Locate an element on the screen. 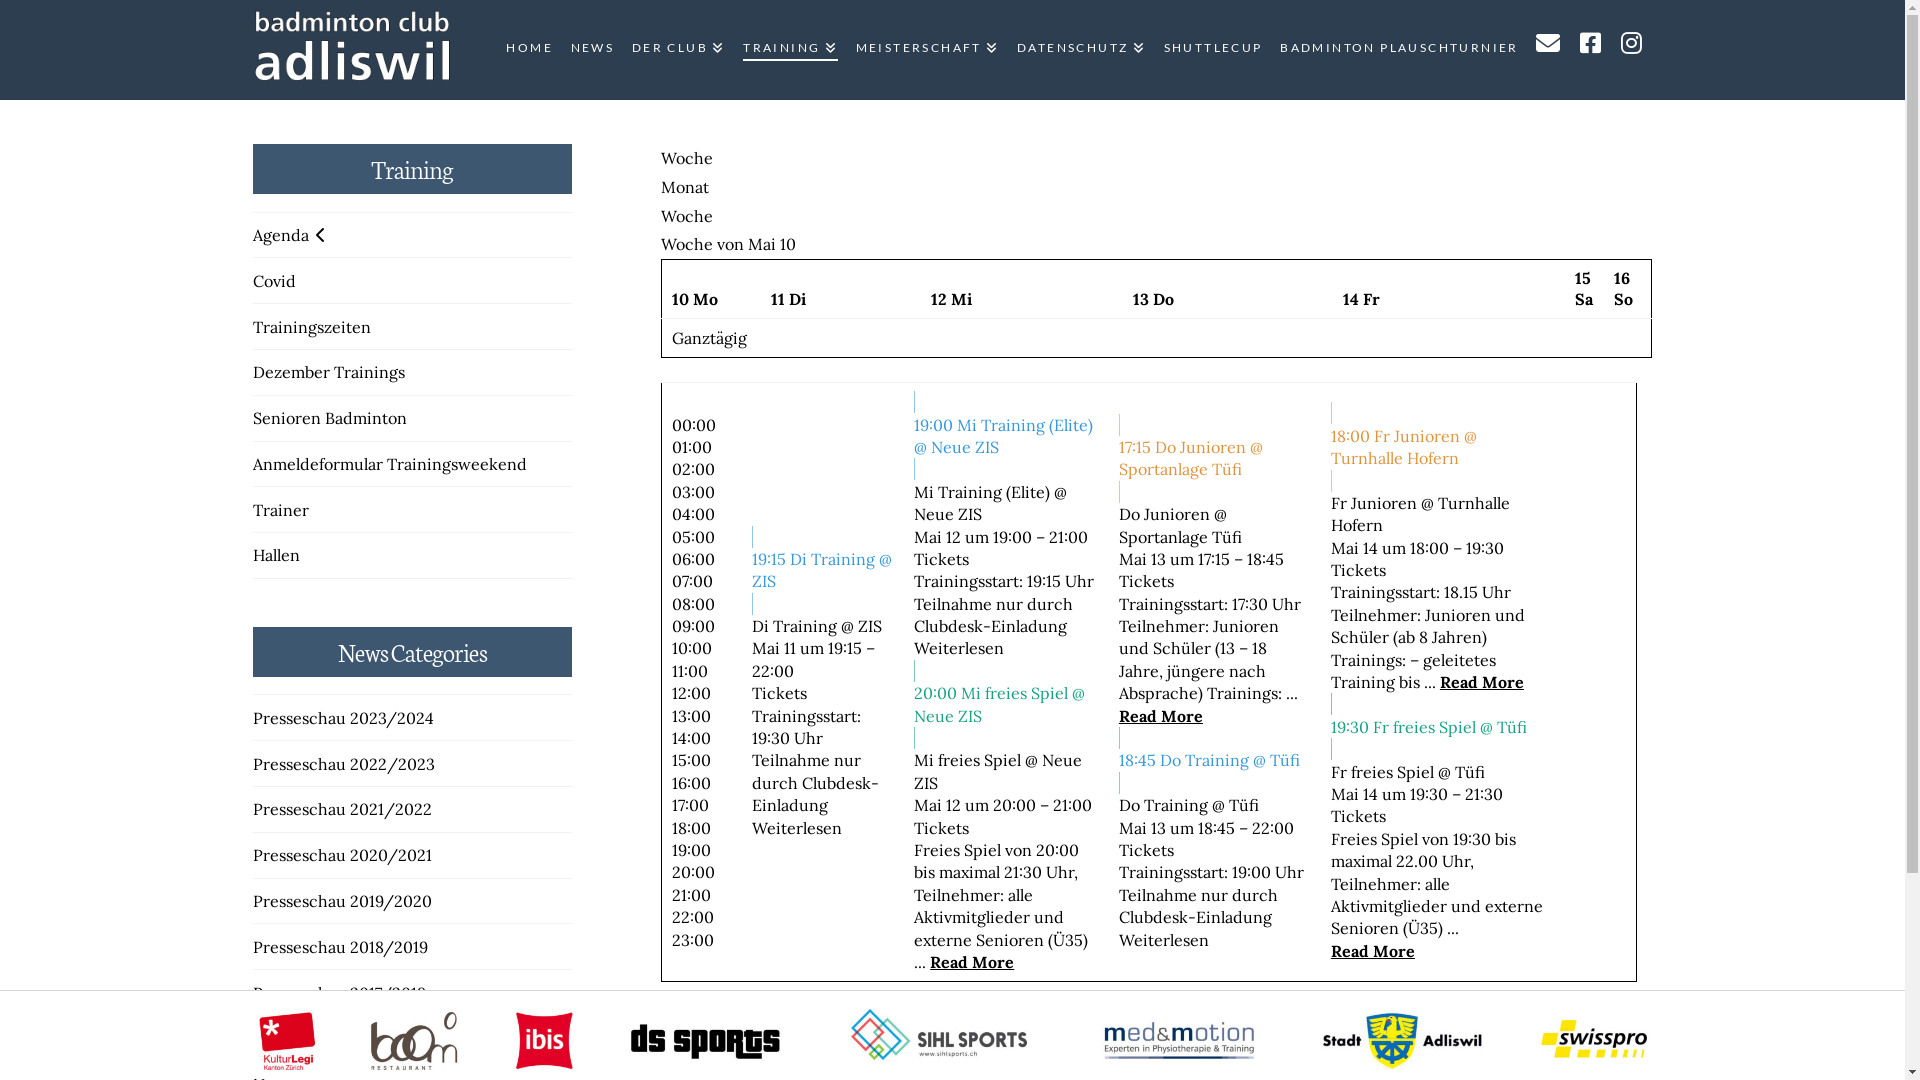 The width and height of the screenshot is (1920, 1080). '16 So' is located at coordinates (1623, 288).